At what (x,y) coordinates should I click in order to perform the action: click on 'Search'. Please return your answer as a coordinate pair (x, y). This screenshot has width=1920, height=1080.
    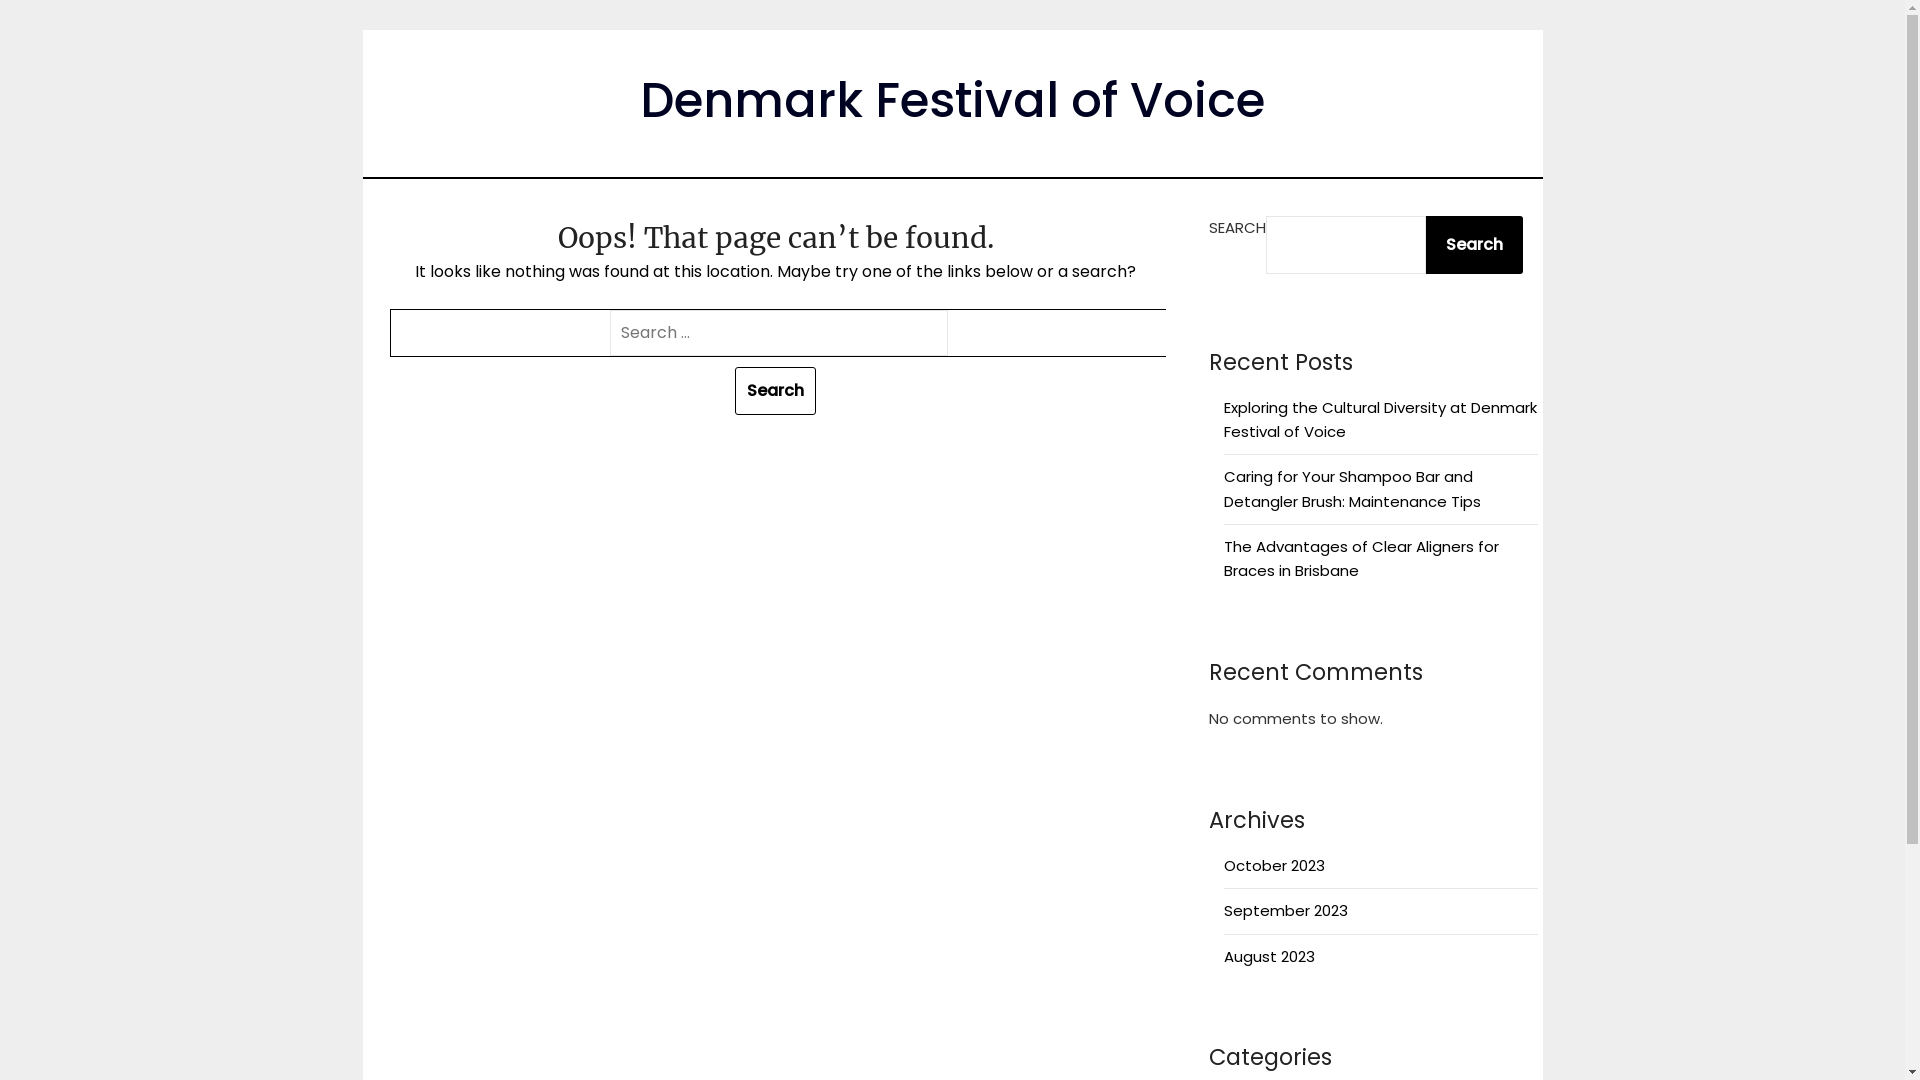
    Looking at the image, I should click on (774, 390).